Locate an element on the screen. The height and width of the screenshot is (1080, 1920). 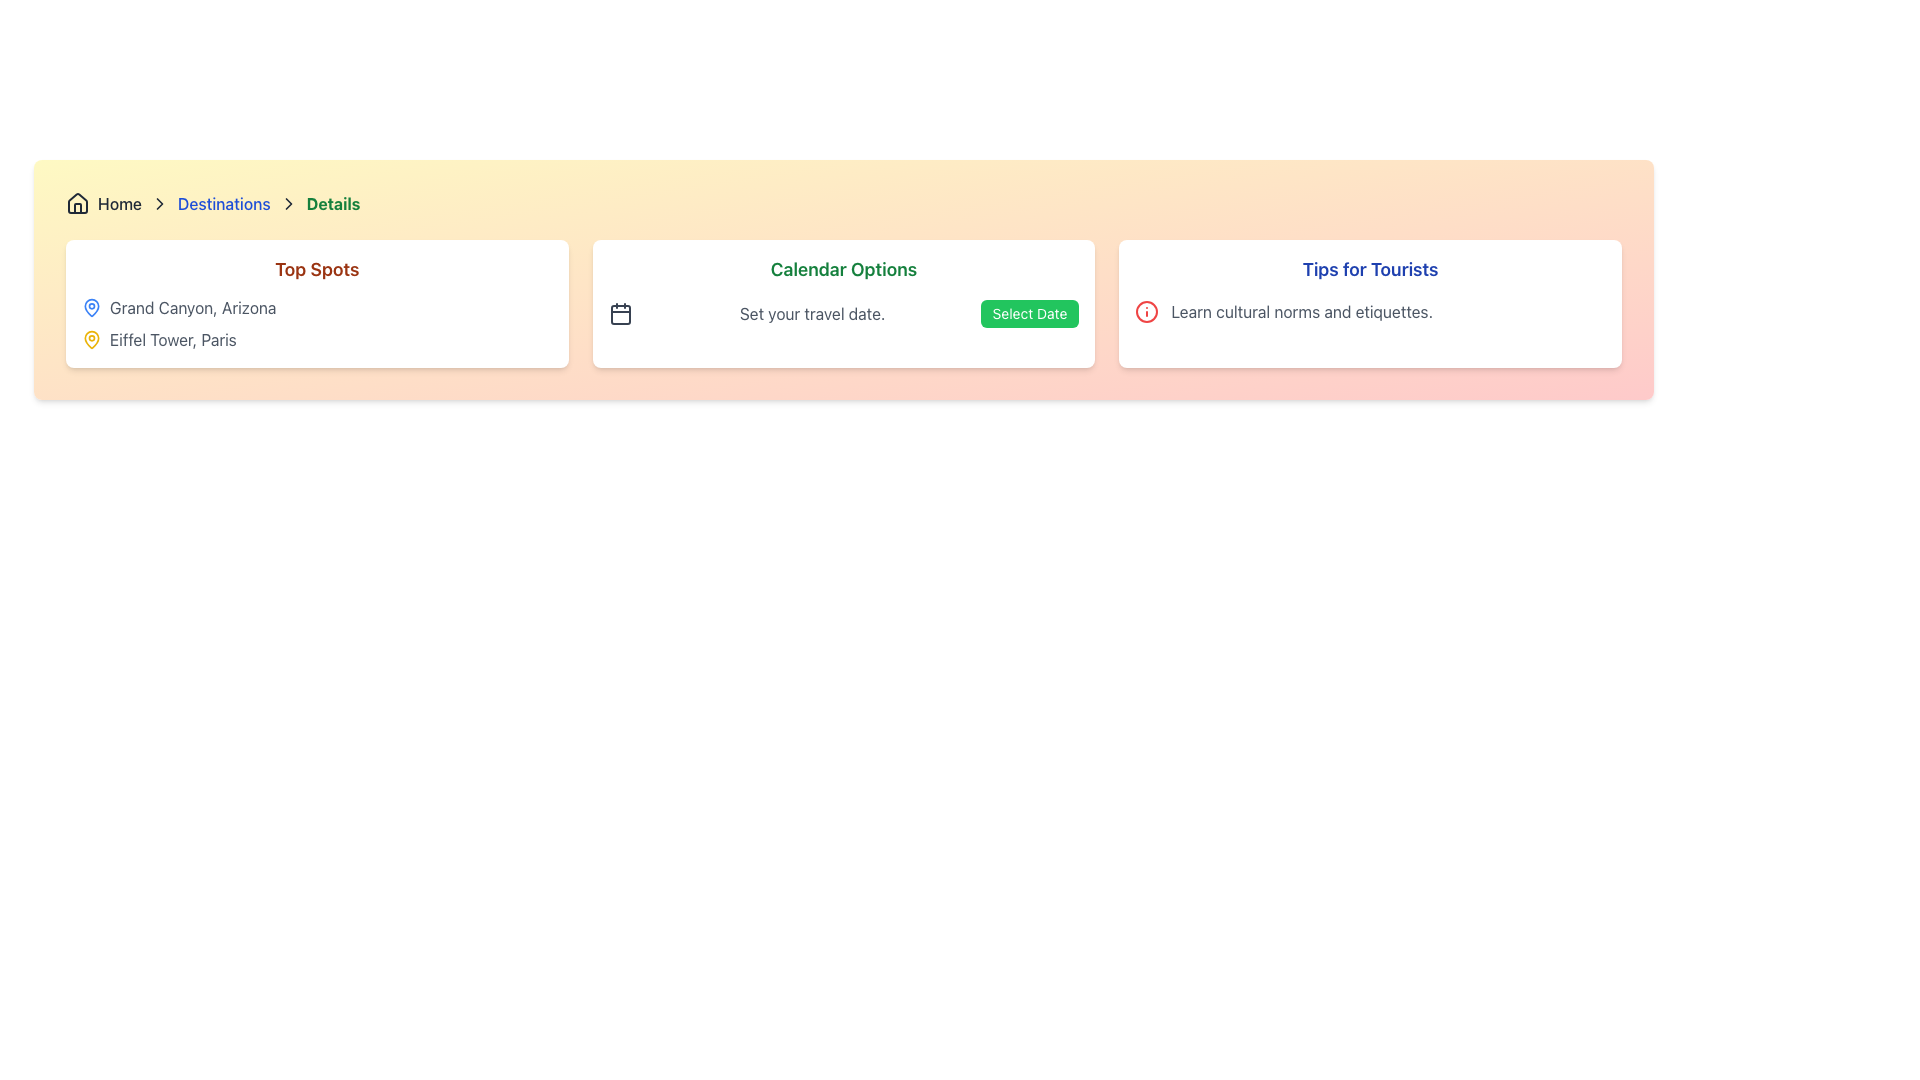
the right-facing chevron arrow icon in the breadcrumb navigation, located between 'Destinations' and 'Details' is located at coordinates (287, 204).